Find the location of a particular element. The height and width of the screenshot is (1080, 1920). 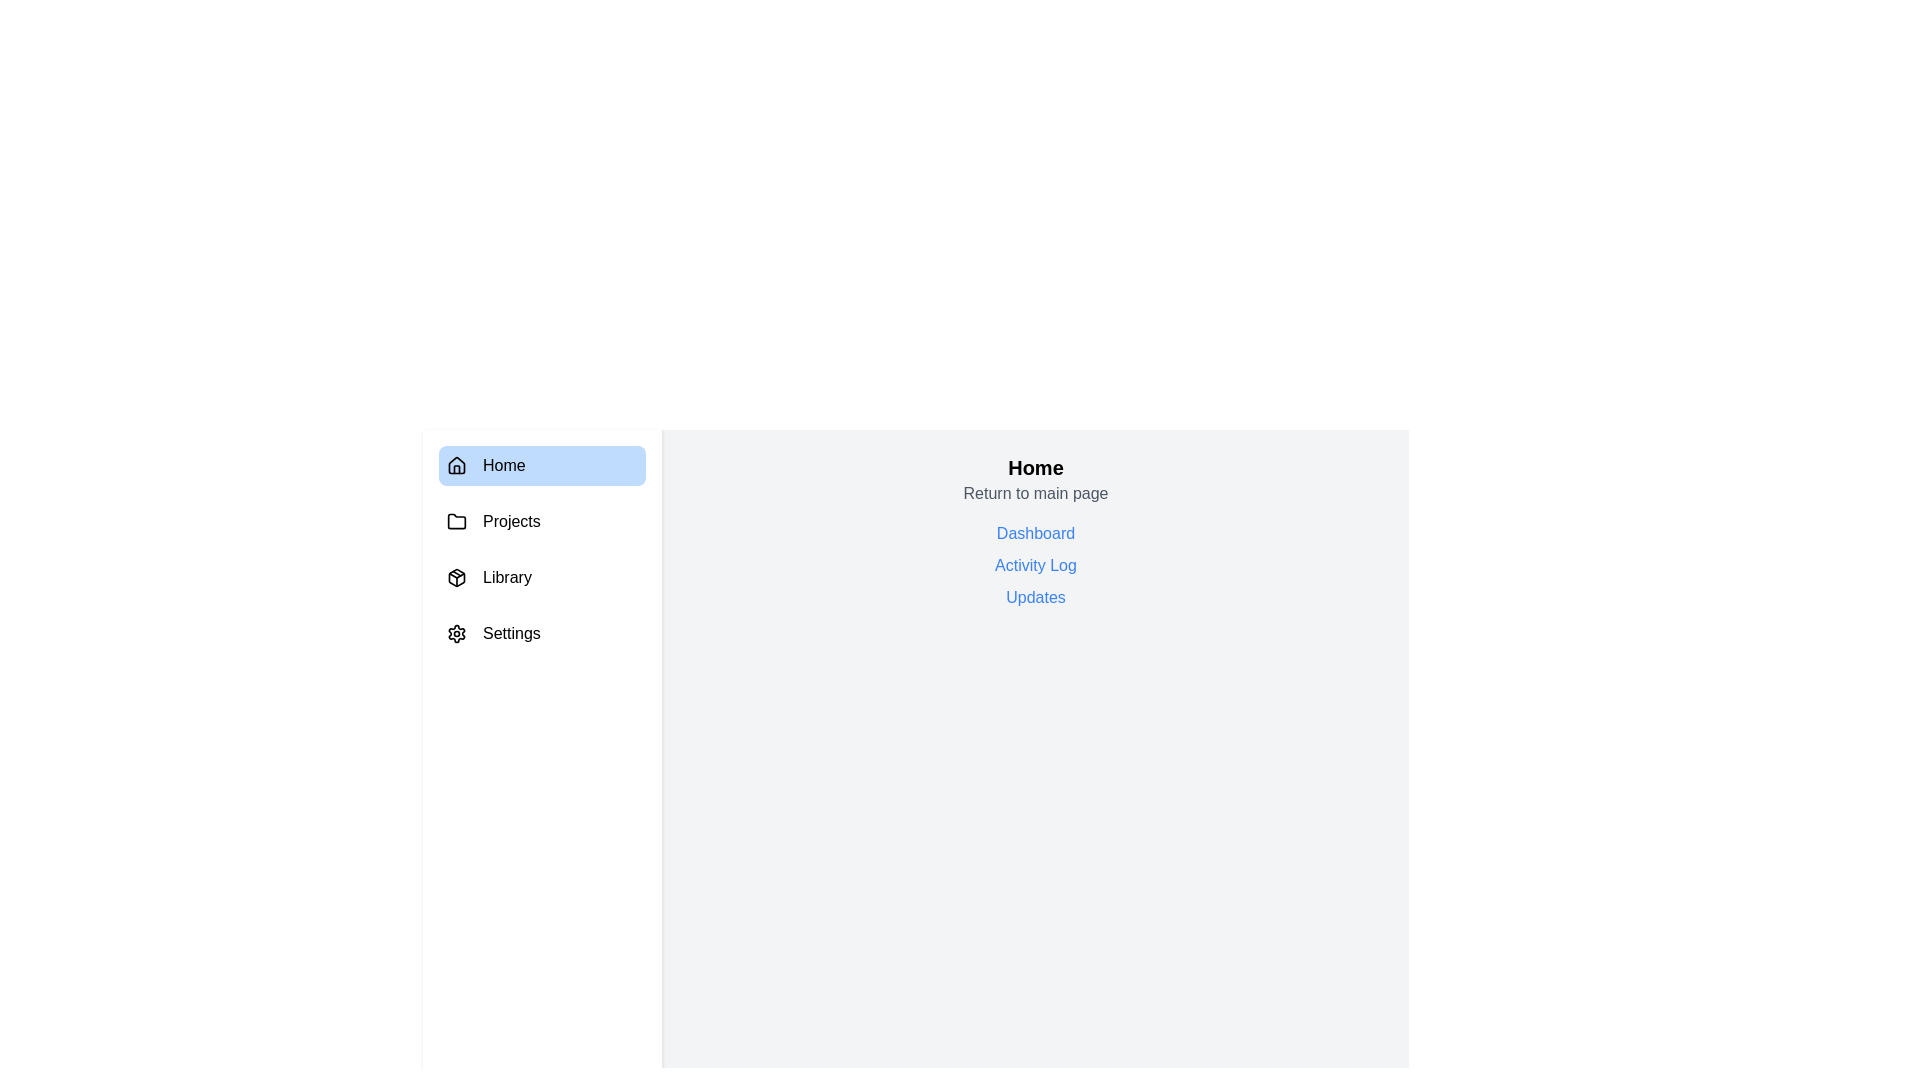

the 'Updates' hyperlink, which is the third link in a vertical list of hyperlinks ('Dashboard', 'Activity Log', 'Updates') is located at coordinates (1036, 596).